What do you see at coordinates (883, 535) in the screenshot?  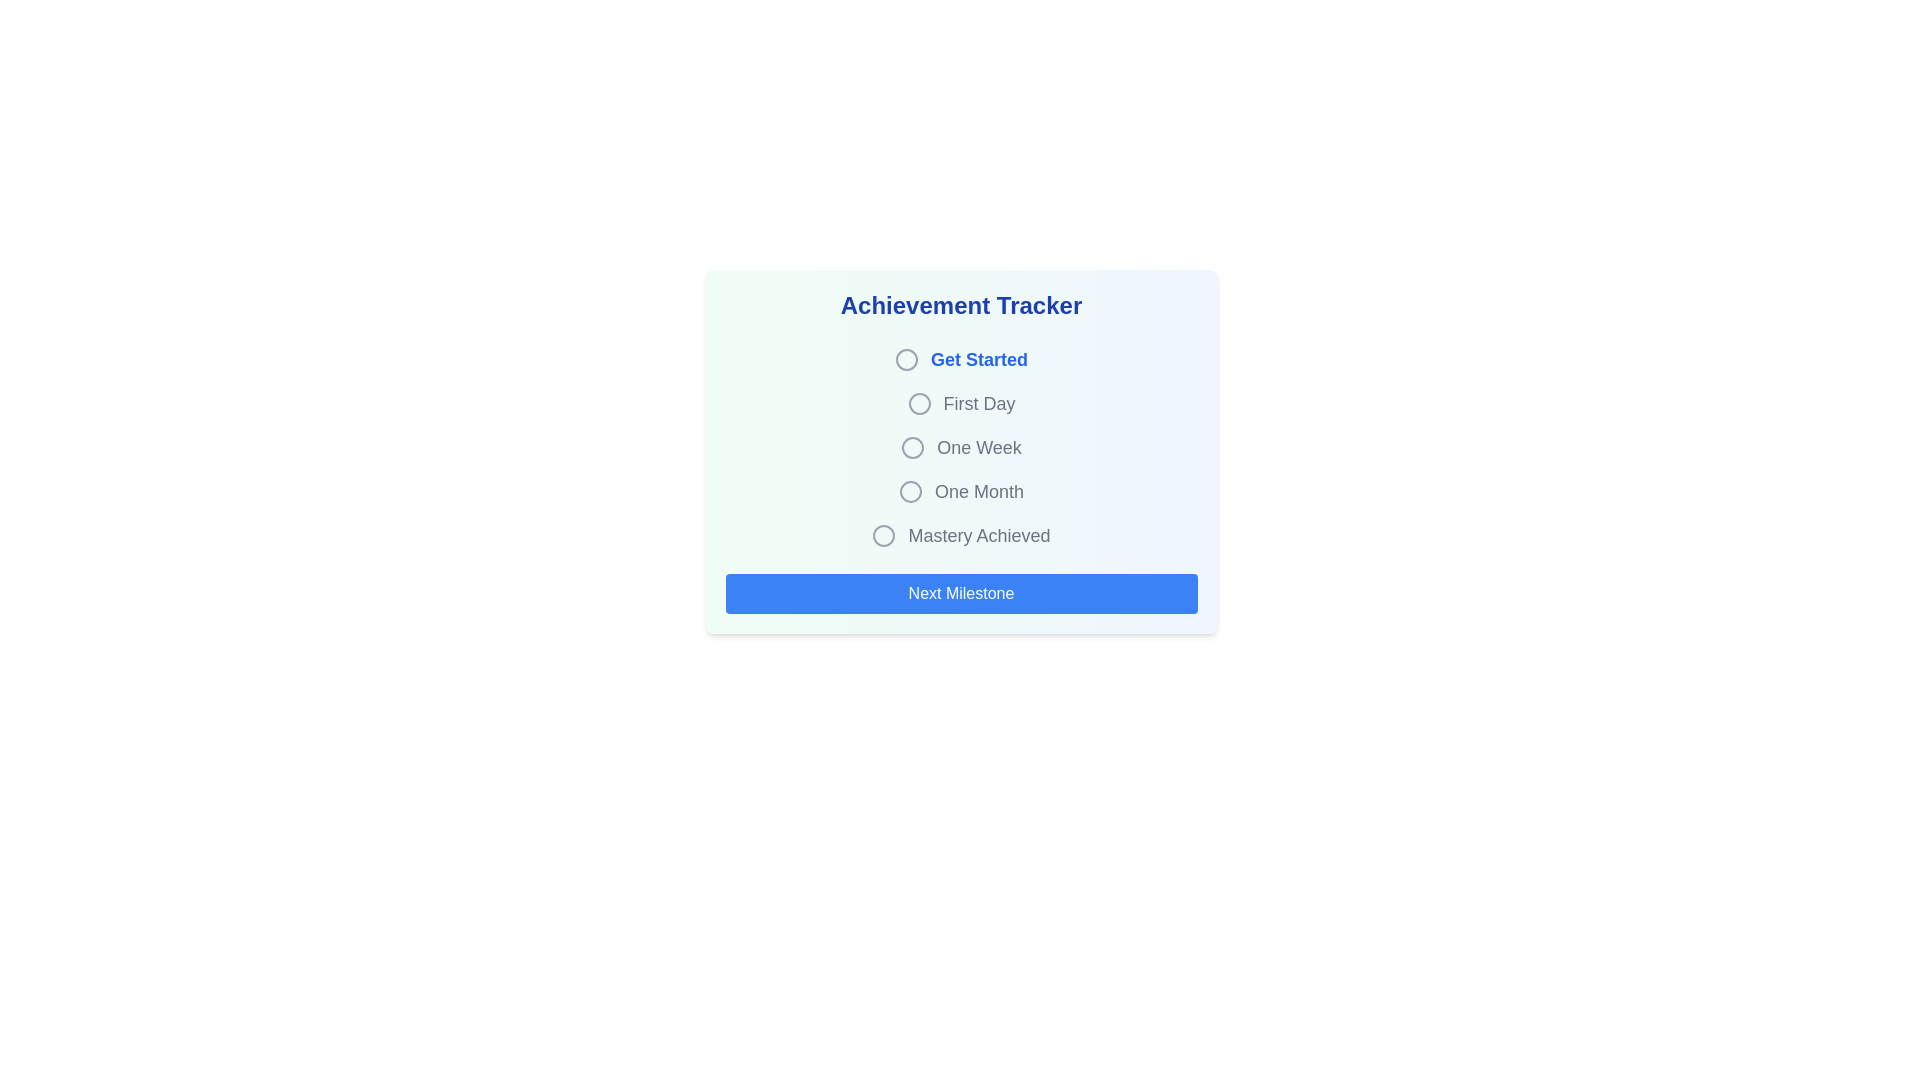 I see `the fifth radio button in the 'Achievement Tracker' section` at bounding box center [883, 535].